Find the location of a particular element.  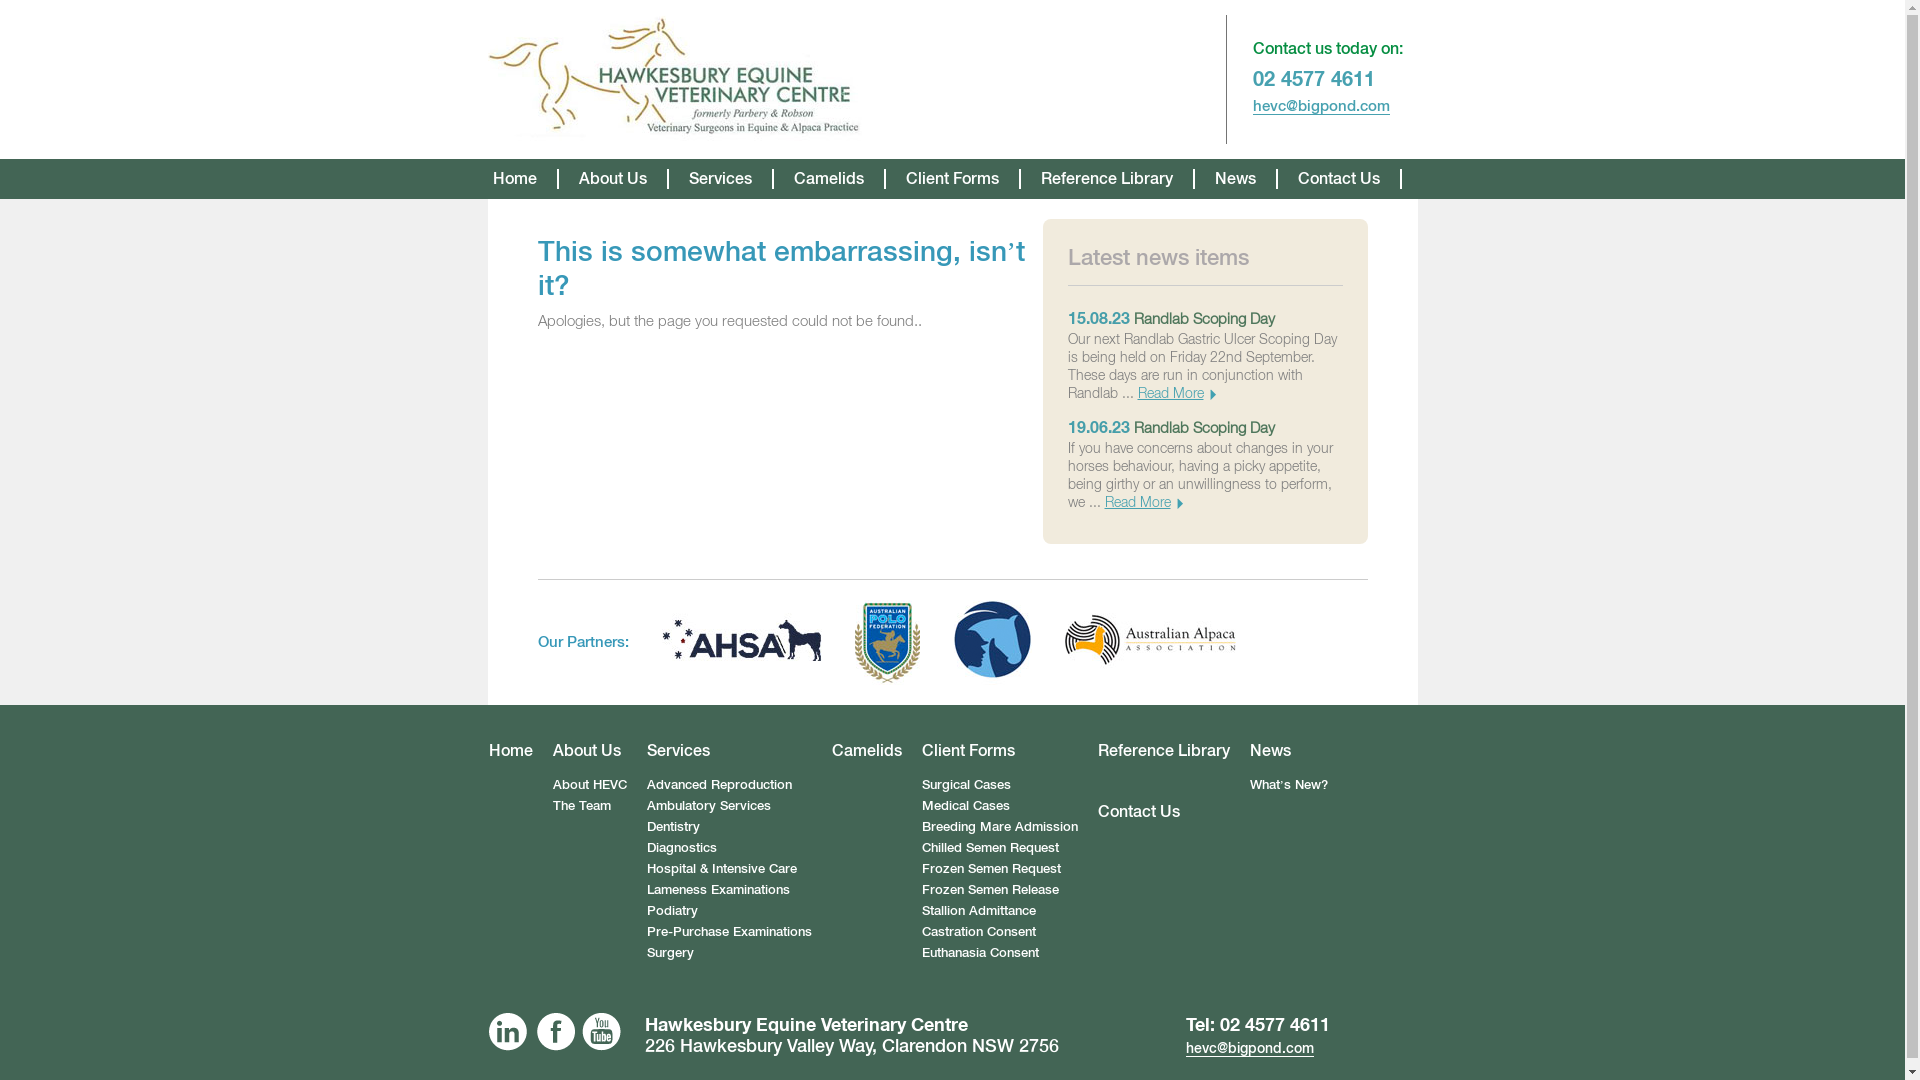

'Diagnostics' is located at coordinates (681, 847).